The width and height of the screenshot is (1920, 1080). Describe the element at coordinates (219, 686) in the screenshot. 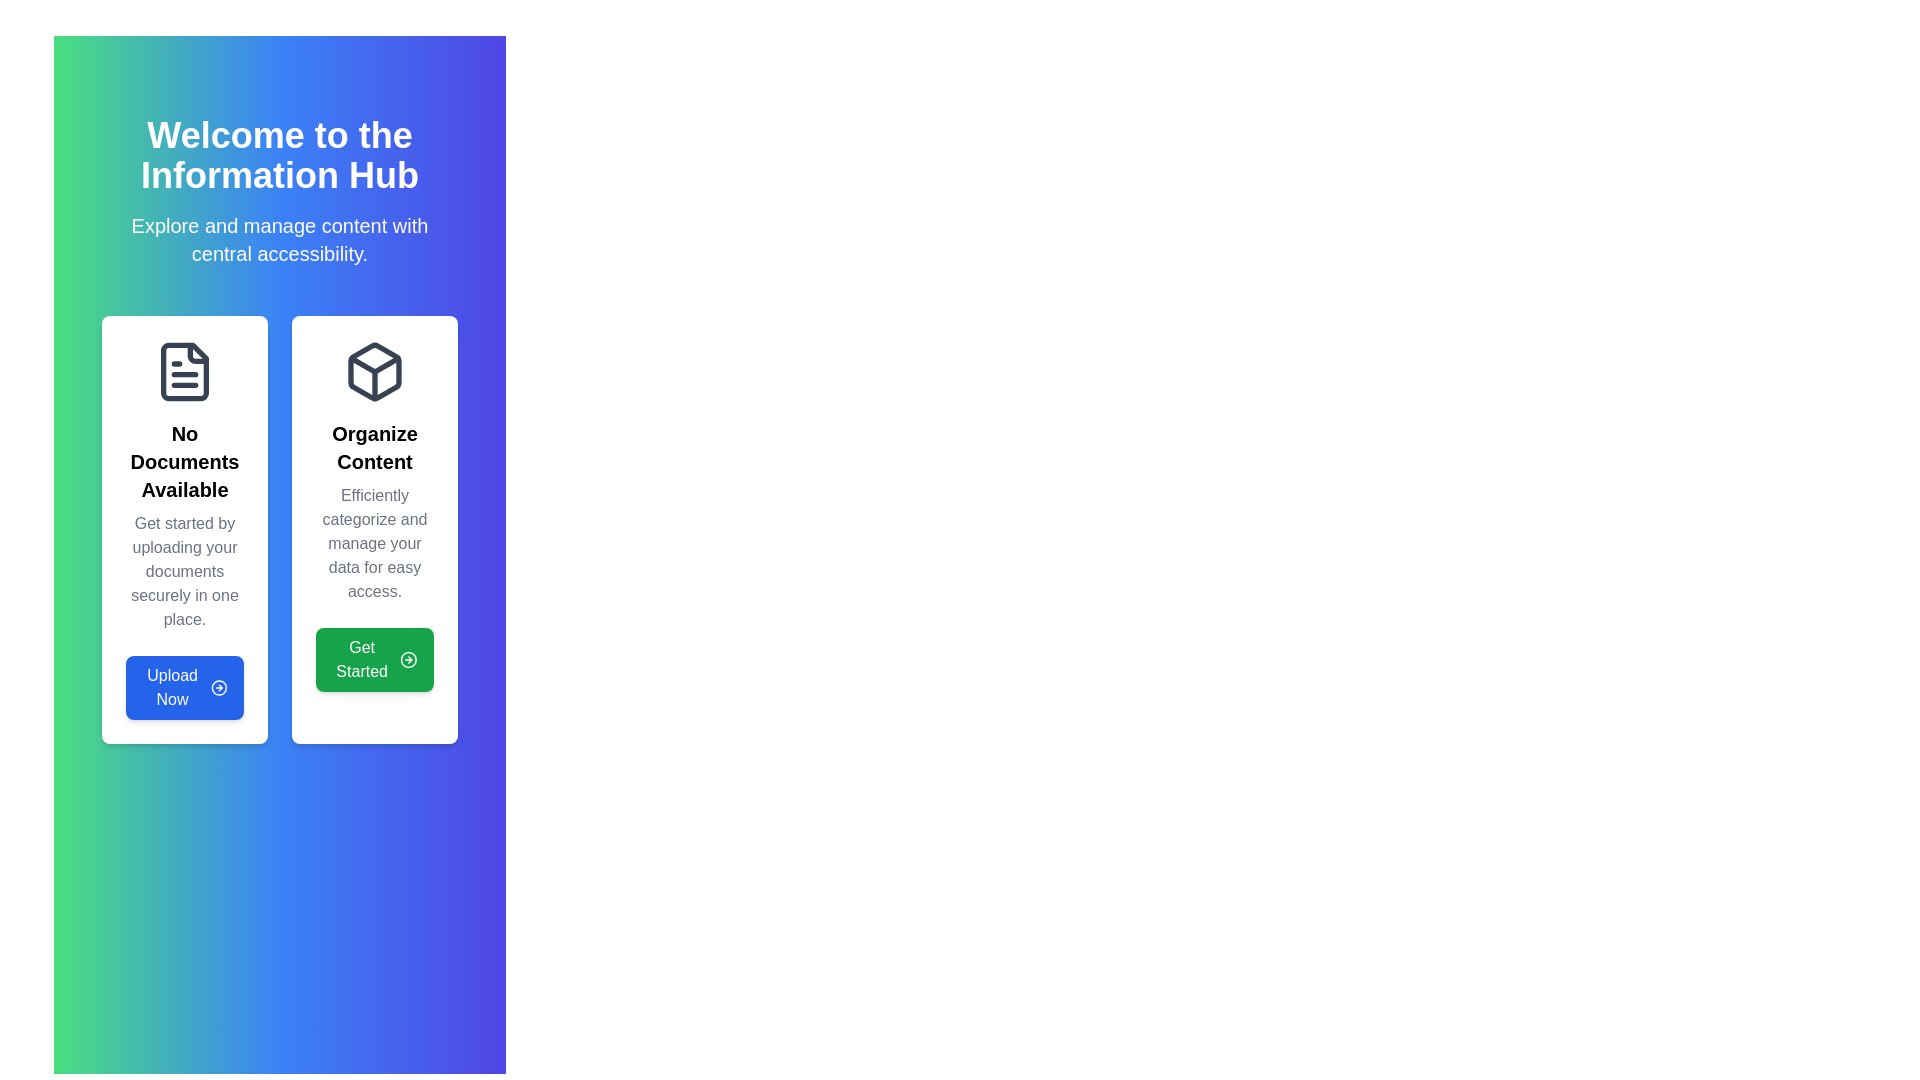

I see `the Circular arrow icon located to the right of the 'Upload Now' button to initiate an uploading action` at that location.